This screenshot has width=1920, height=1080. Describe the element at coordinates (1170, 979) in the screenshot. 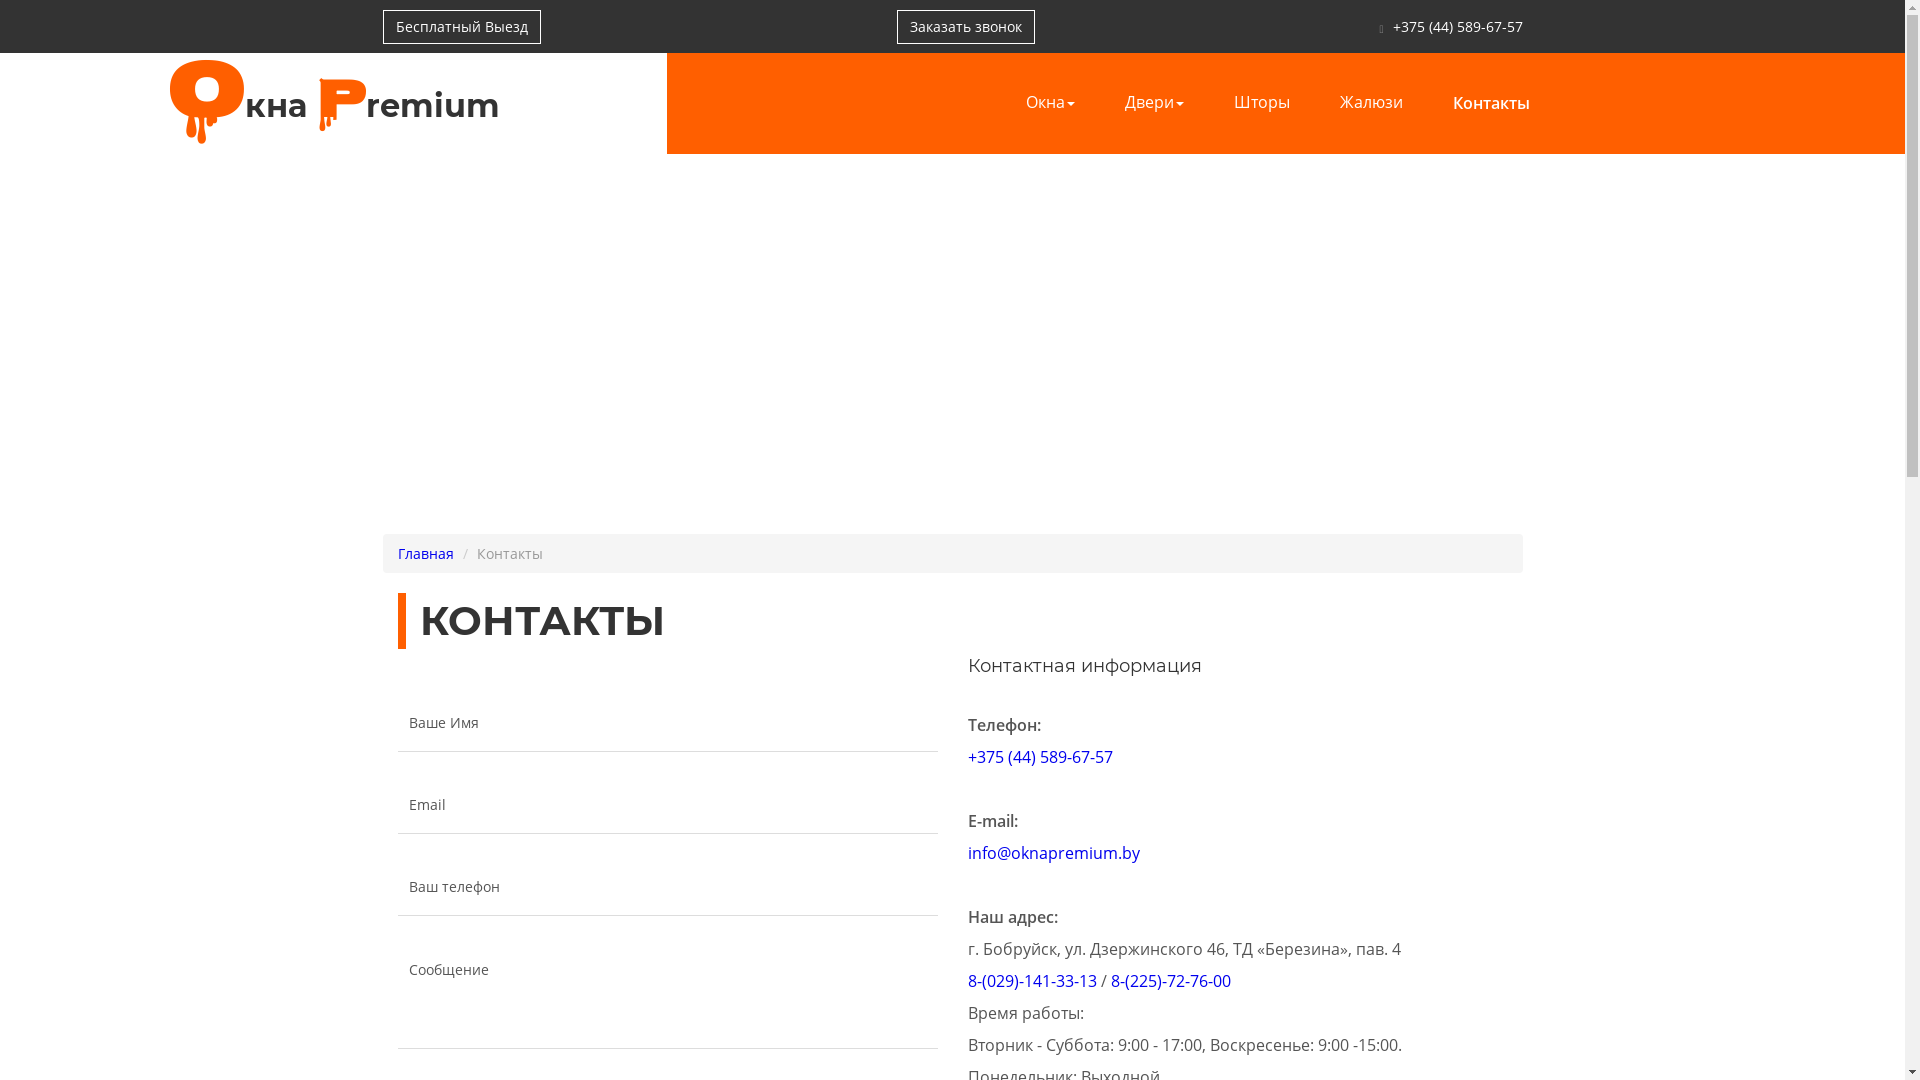

I see `'8-(225)-72-76-00'` at that location.